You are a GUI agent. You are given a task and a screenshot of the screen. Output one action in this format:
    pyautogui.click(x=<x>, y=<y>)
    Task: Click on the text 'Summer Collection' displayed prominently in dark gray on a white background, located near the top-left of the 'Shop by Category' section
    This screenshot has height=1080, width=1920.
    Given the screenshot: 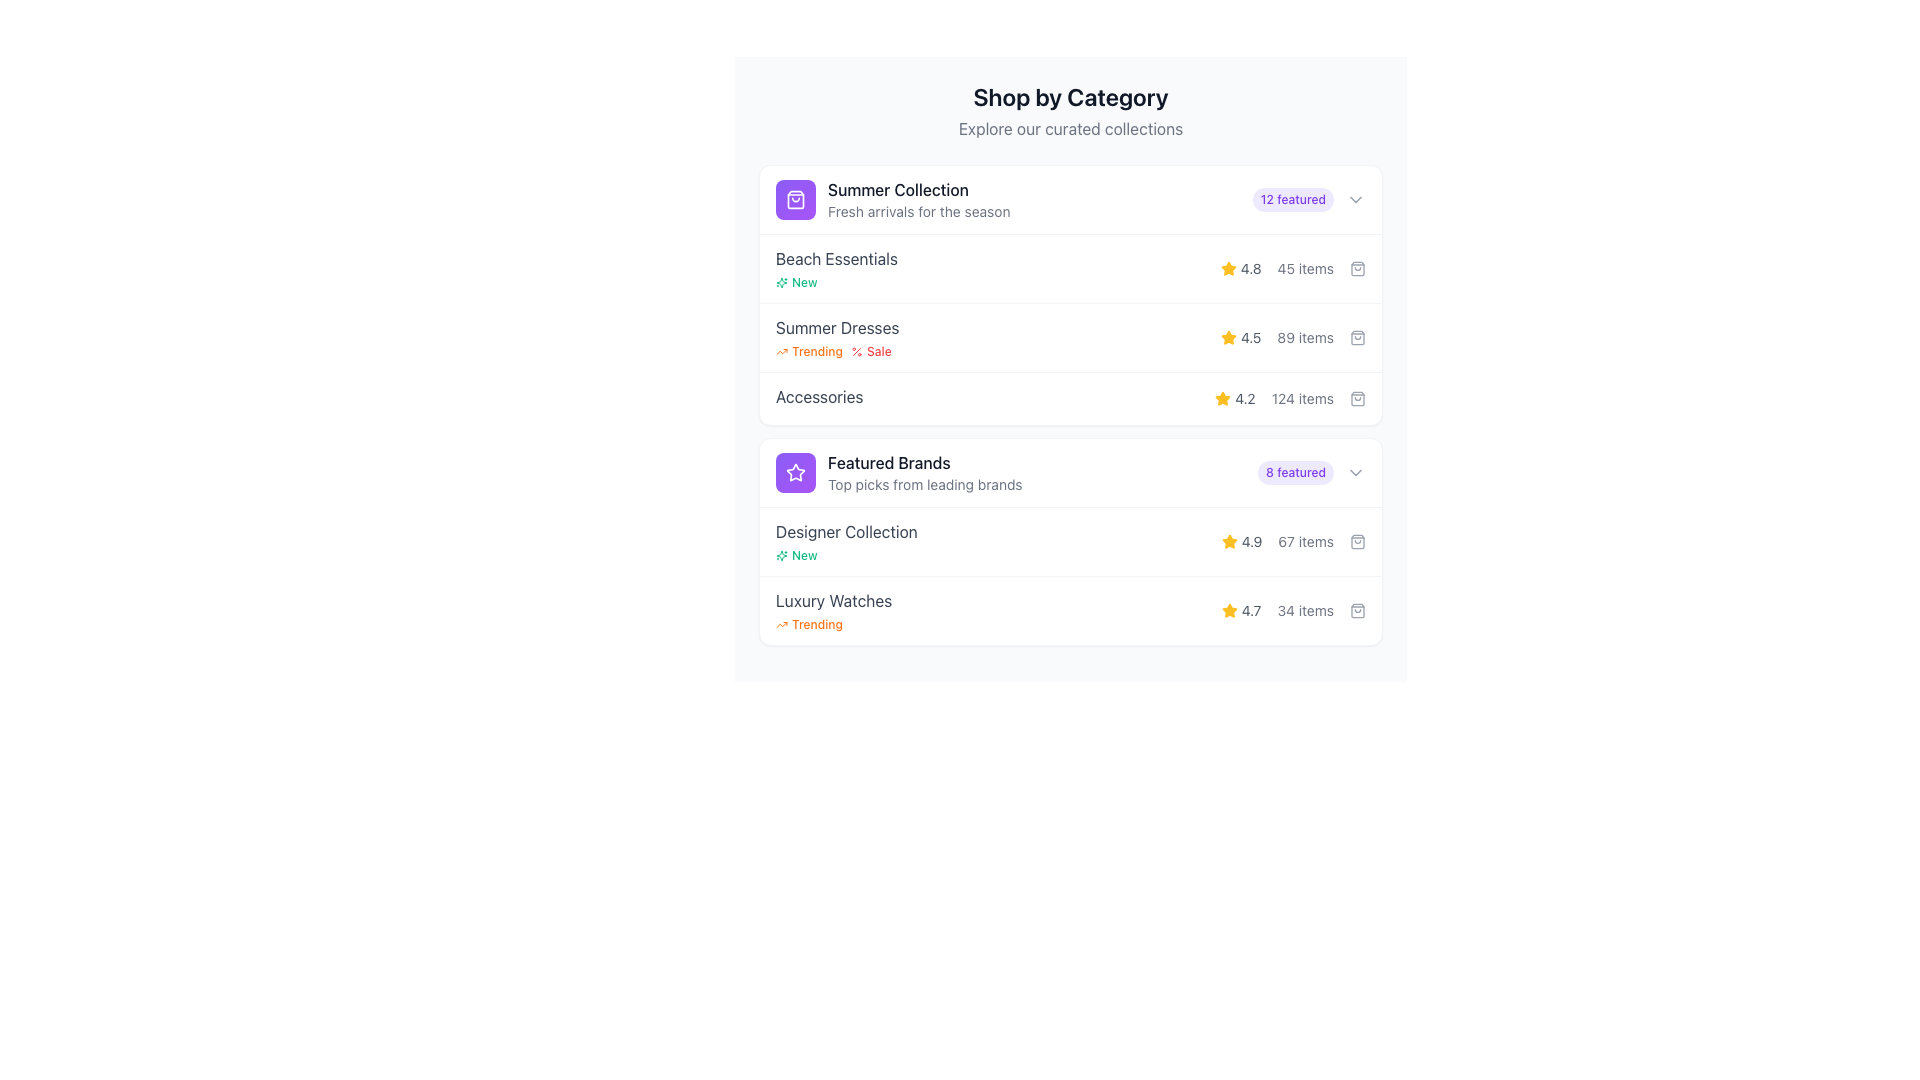 What is the action you would take?
    pyautogui.click(x=918, y=189)
    